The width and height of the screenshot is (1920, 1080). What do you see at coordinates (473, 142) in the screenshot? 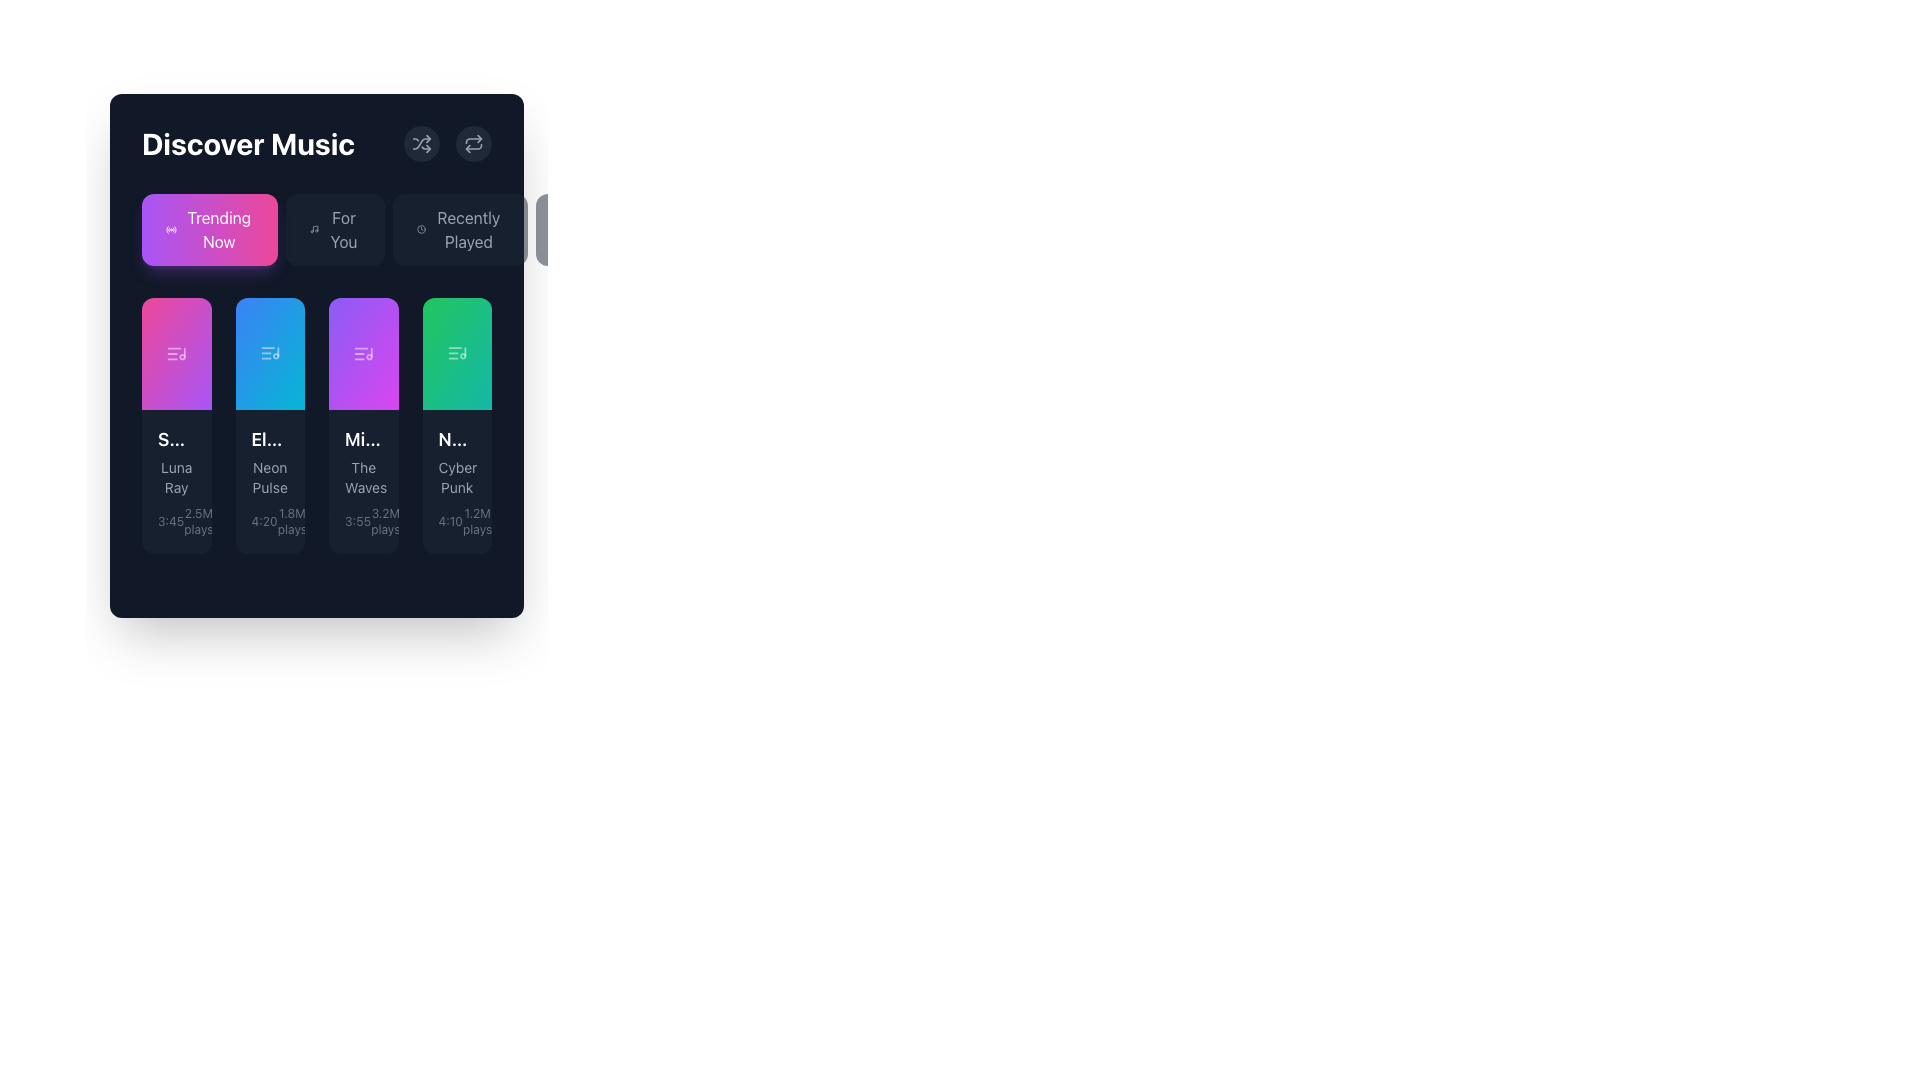
I see `the repeat button located in the top-right corner of the music discovery interface` at bounding box center [473, 142].